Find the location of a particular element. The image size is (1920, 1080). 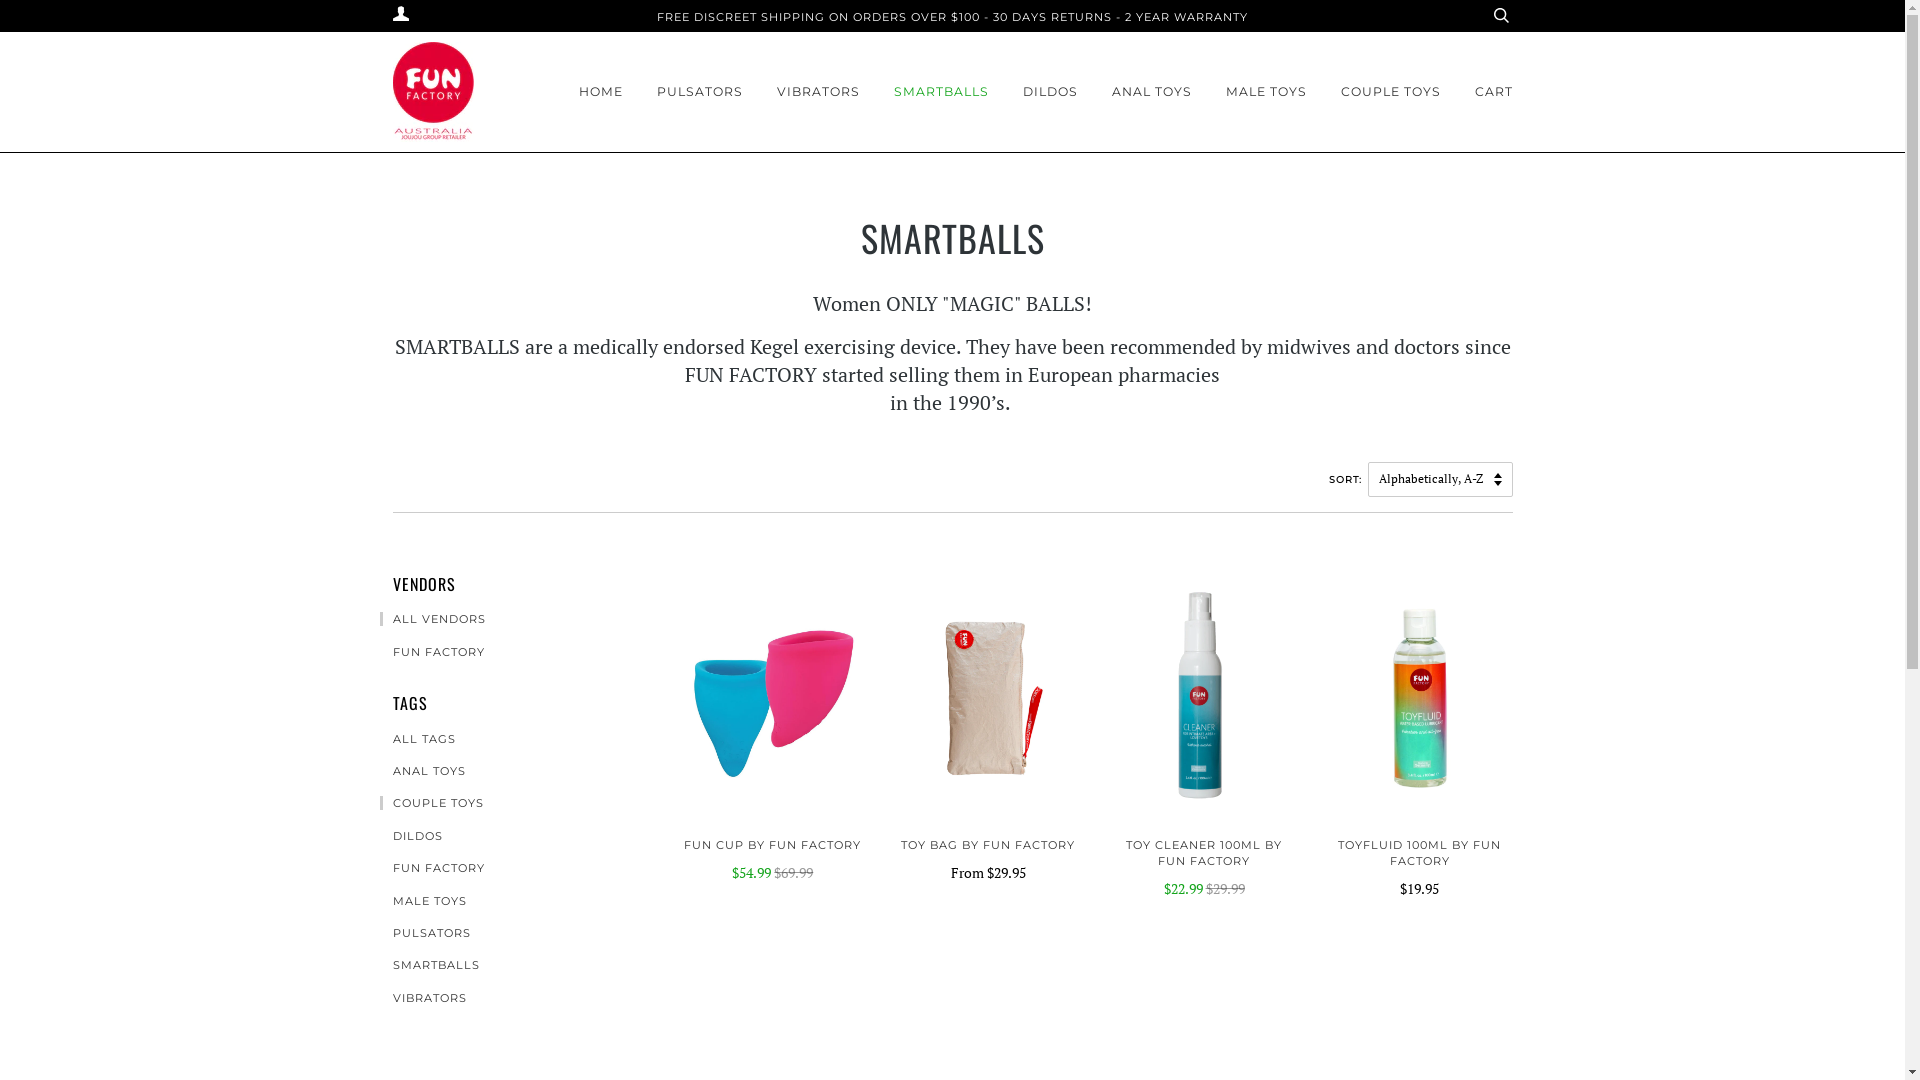

'ALL VENDORS' is located at coordinates (431, 617).